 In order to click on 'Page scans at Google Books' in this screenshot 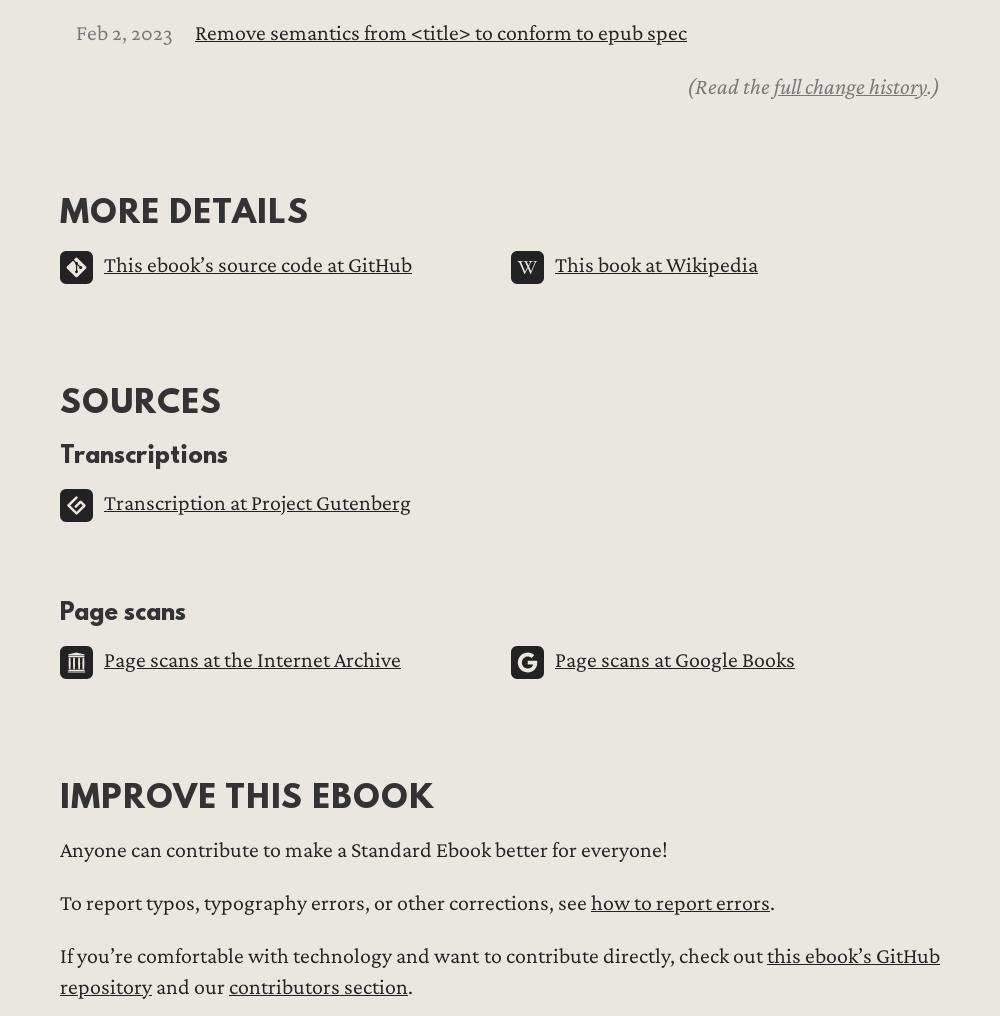, I will do `click(675, 659)`.